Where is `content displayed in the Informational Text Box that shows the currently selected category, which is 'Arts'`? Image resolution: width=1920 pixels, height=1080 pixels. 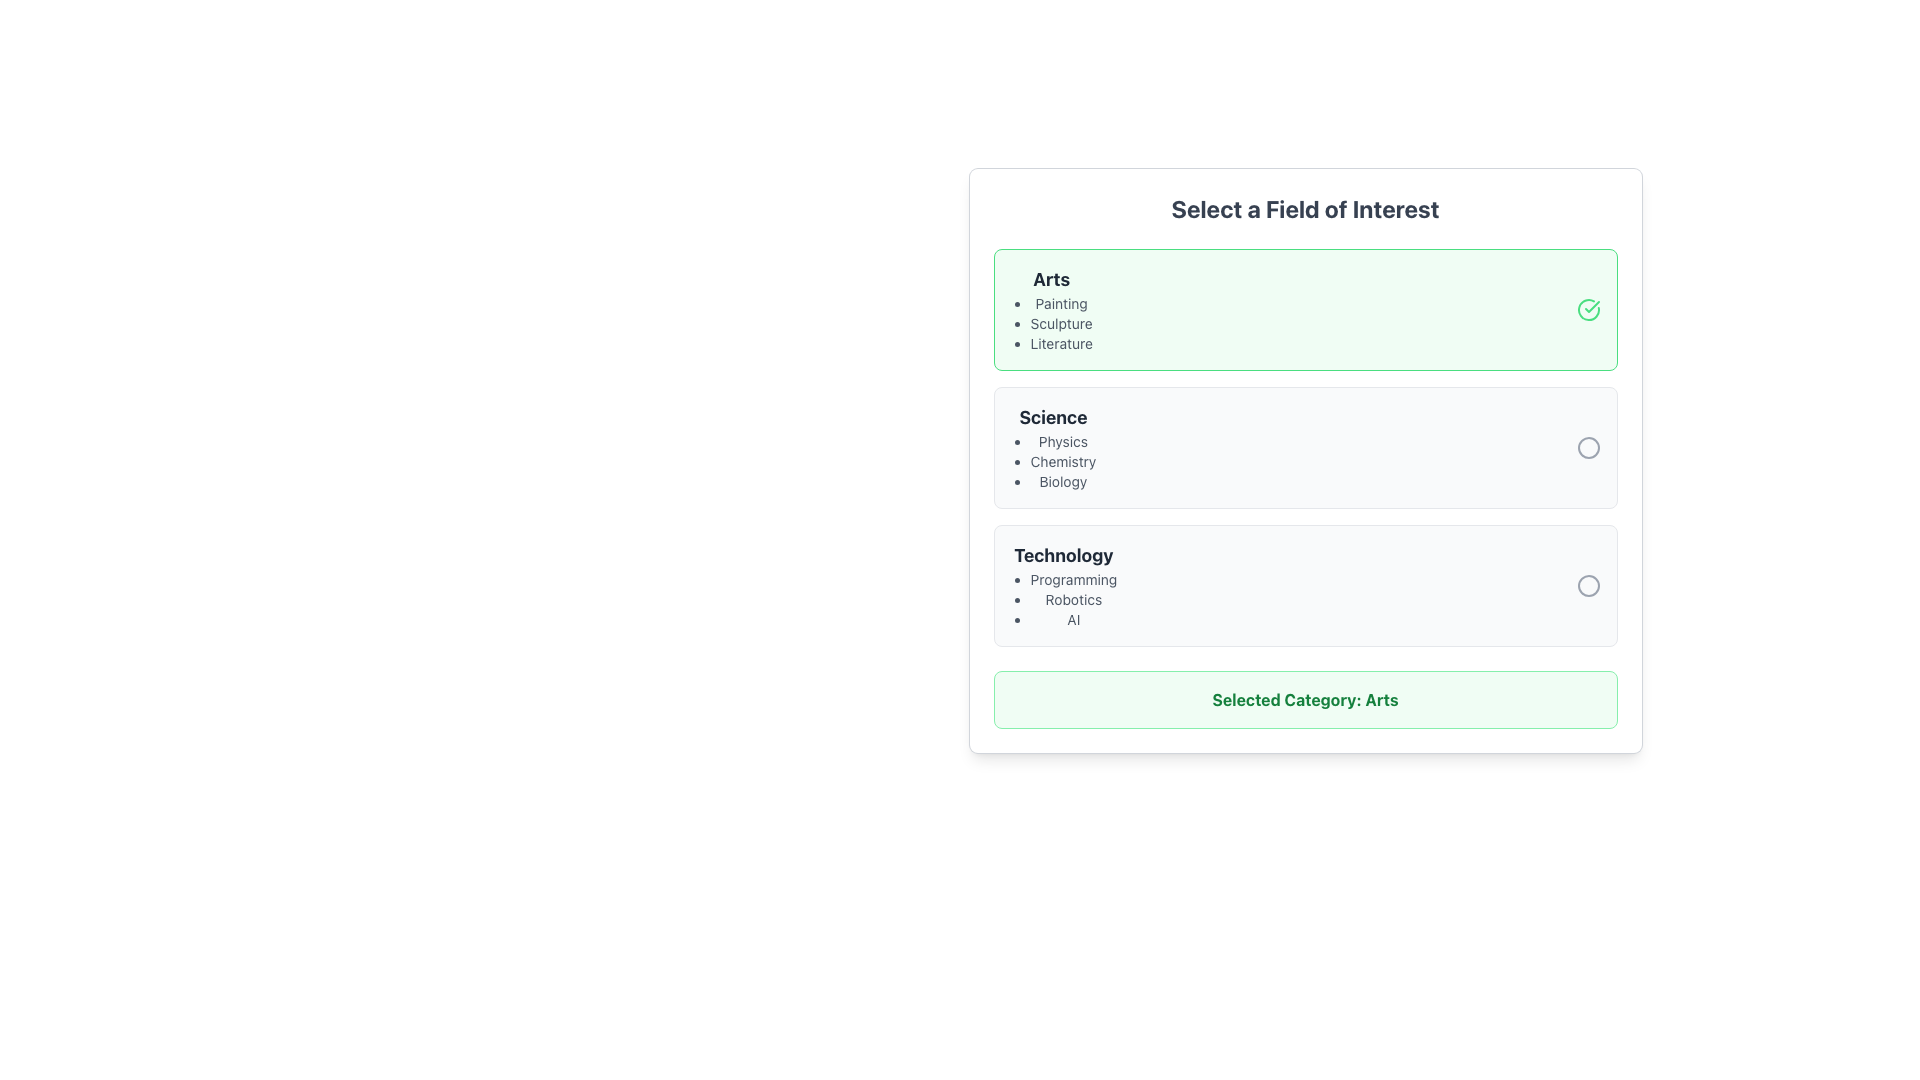
content displayed in the Informational Text Box that shows the currently selected category, which is 'Arts' is located at coordinates (1305, 698).